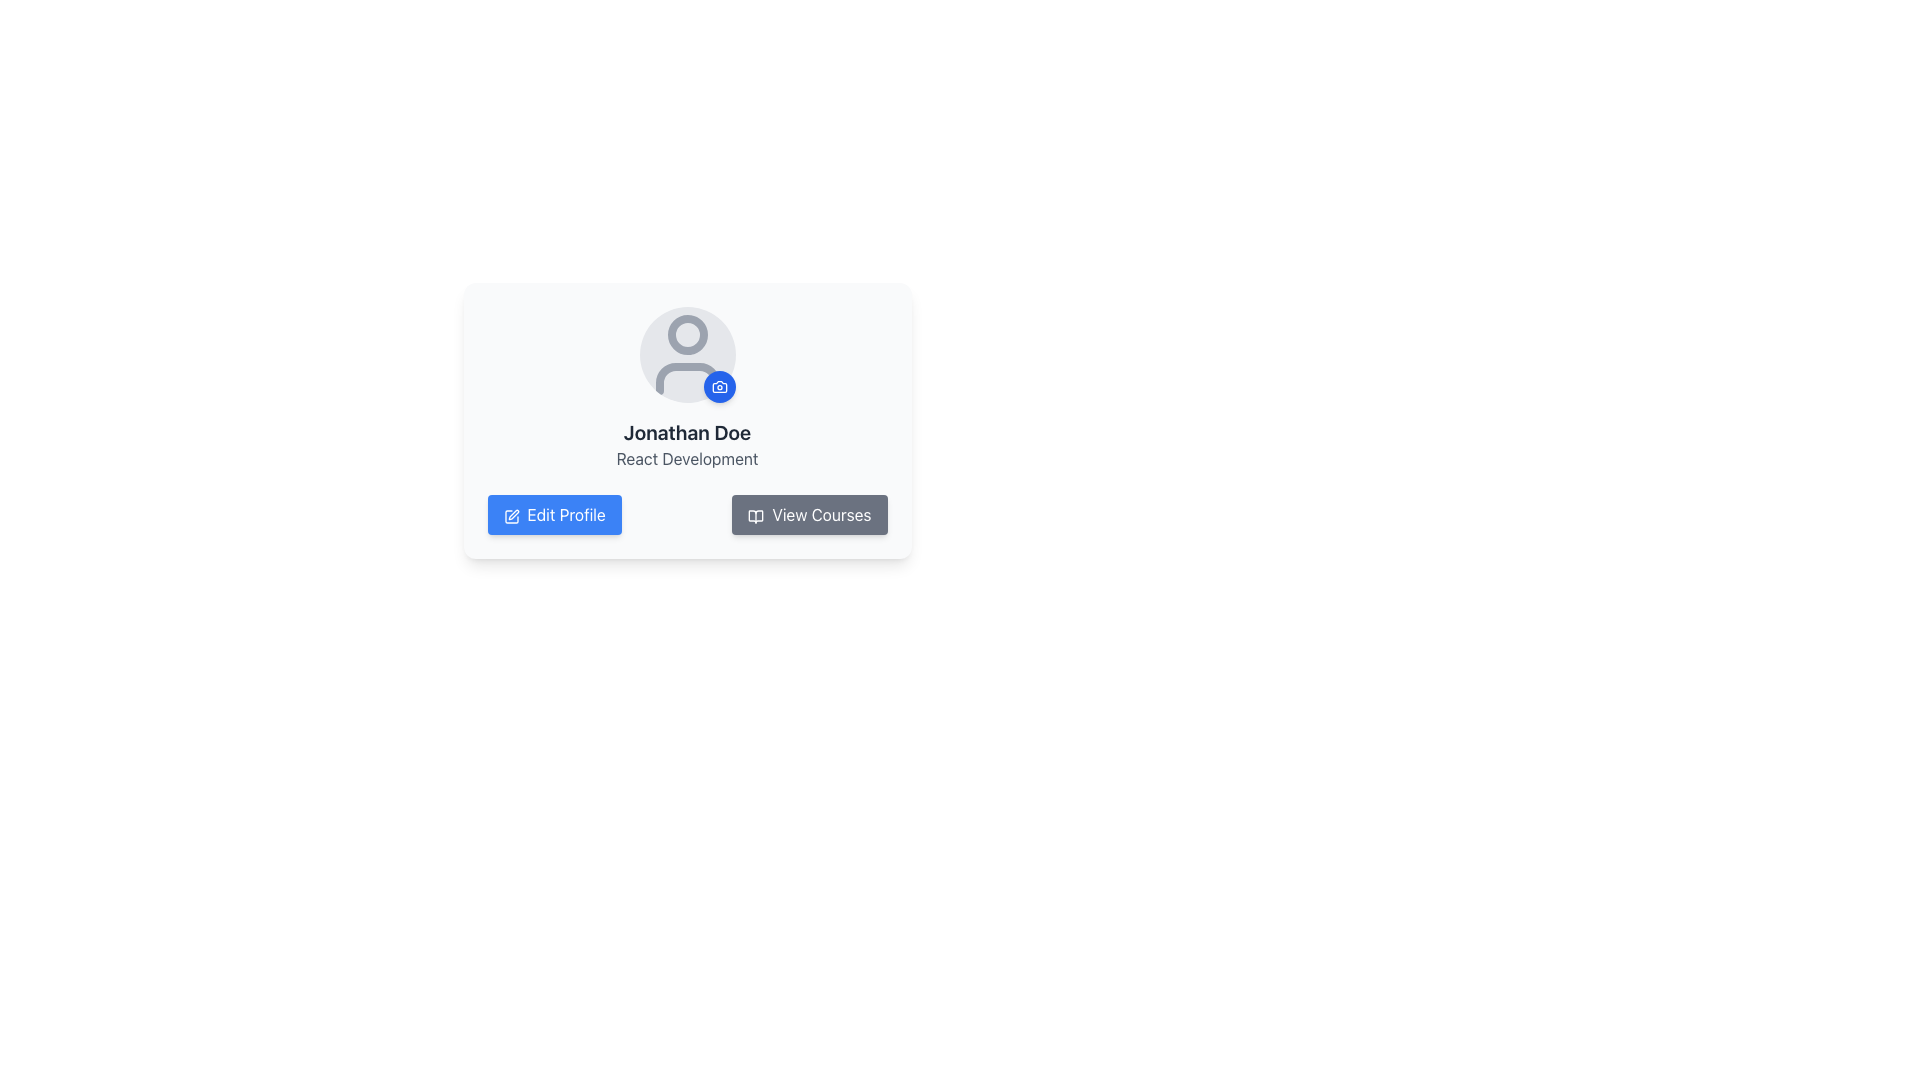 Image resolution: width=1920 pixels, height=1080 pixels. I want to click on the Text Label displaying the user's name 'Jonathan Doe', which is prominently styled and located below the circular avatar icon, so click(687, 431).